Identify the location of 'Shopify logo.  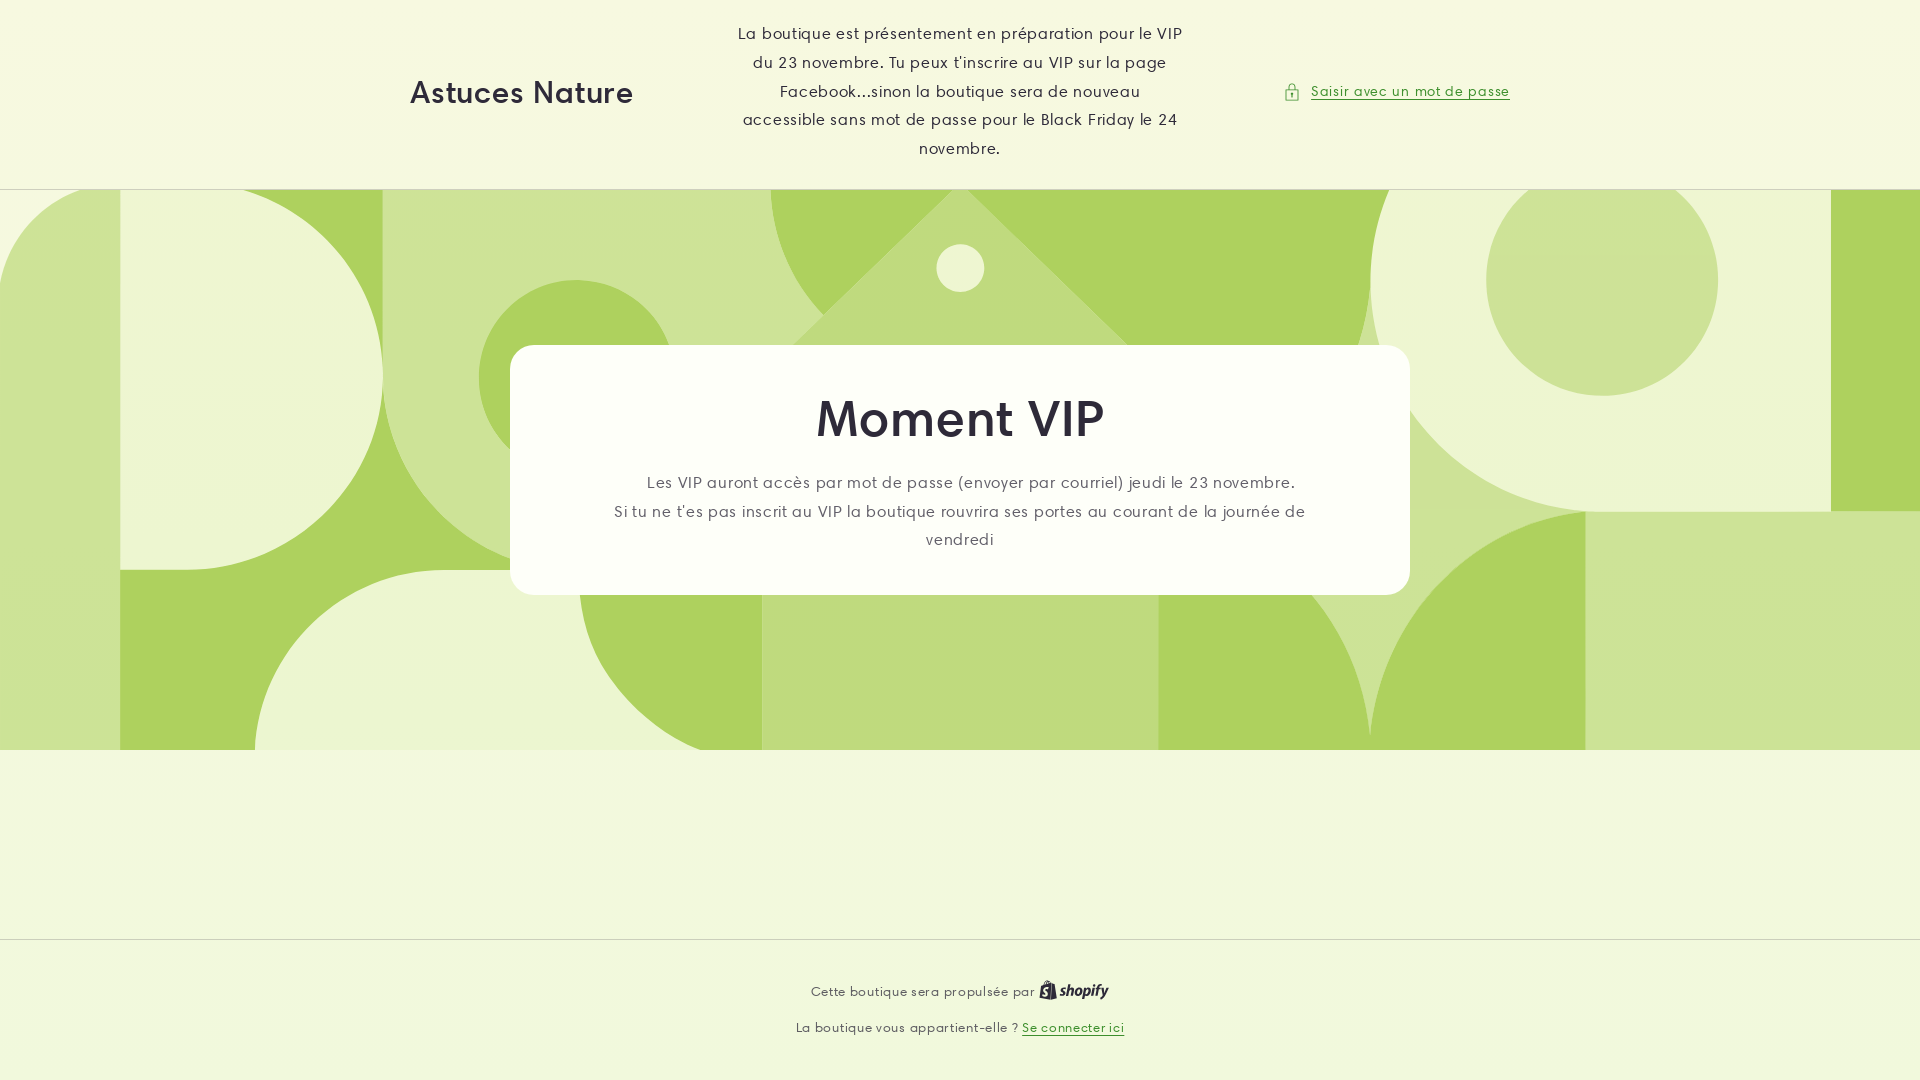
(1073, 991).